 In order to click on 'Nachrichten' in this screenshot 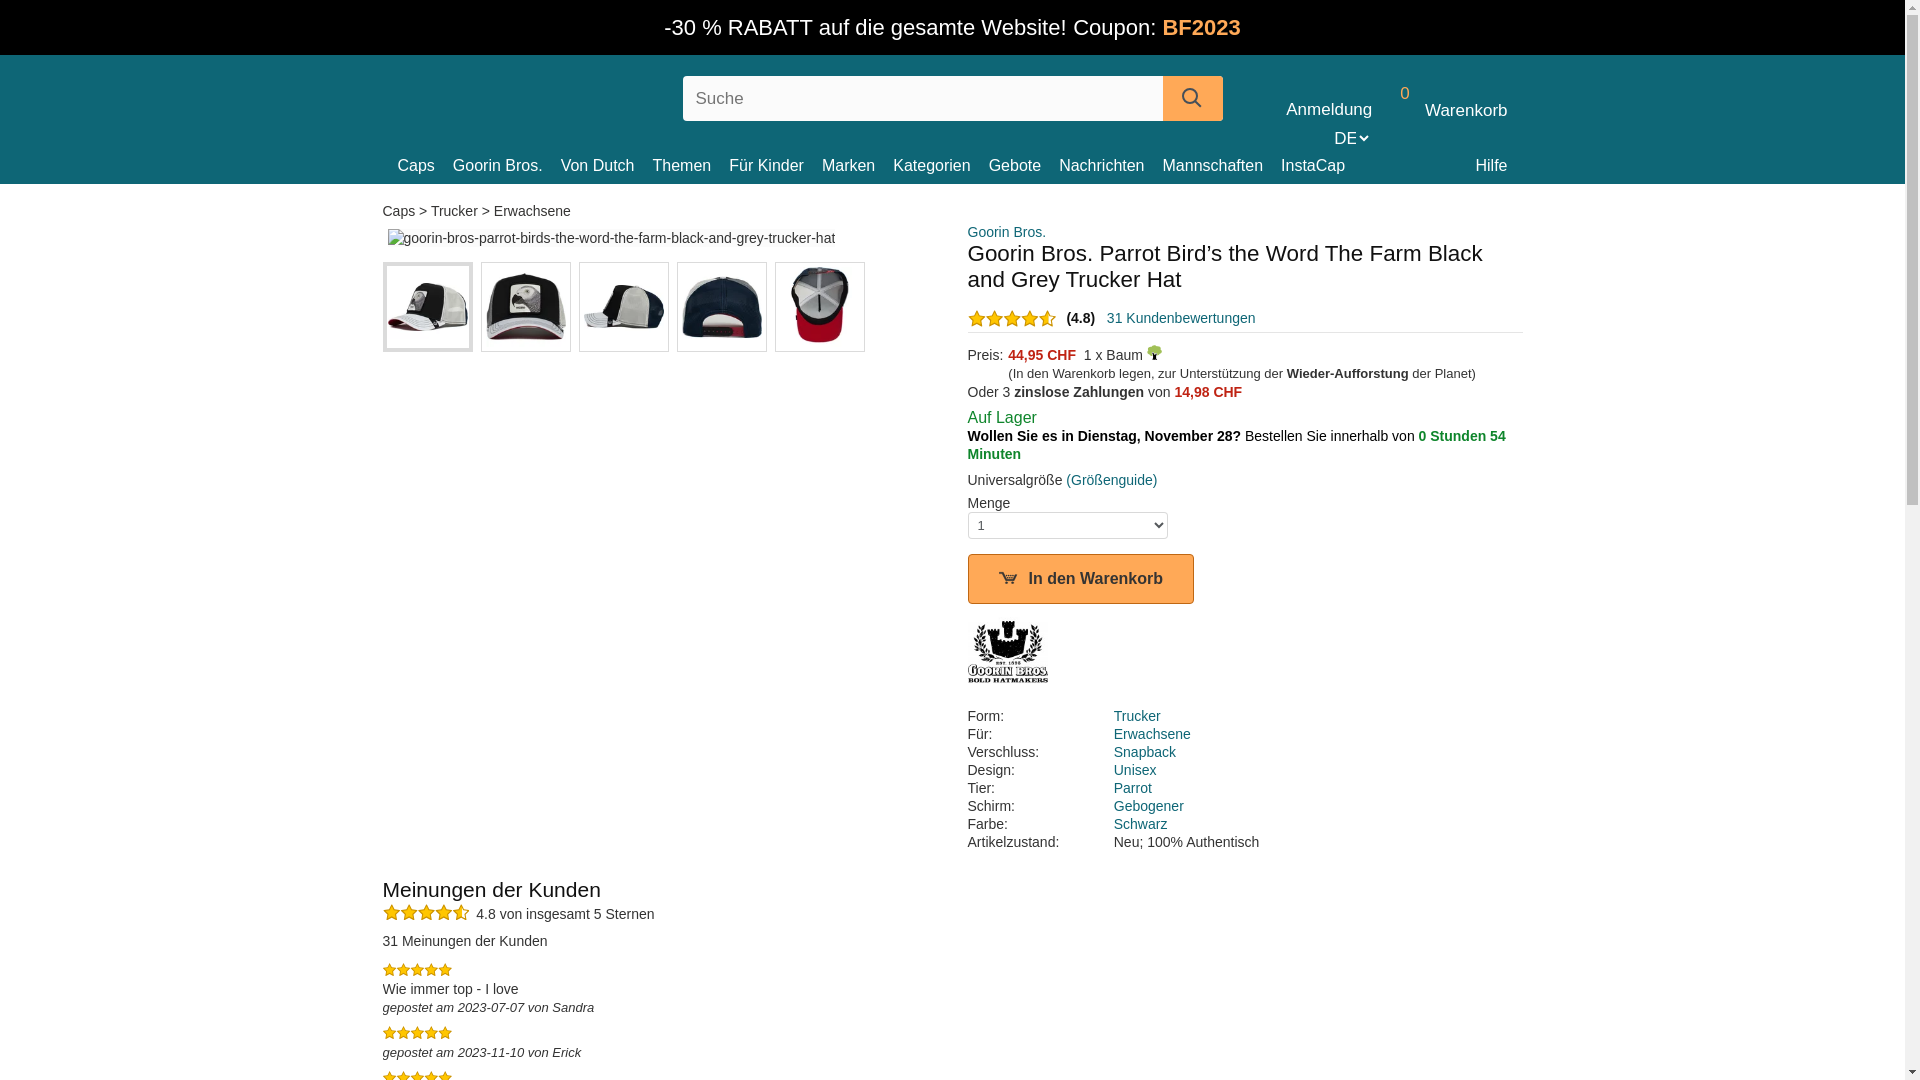, I will do `click(1109, 164)`.